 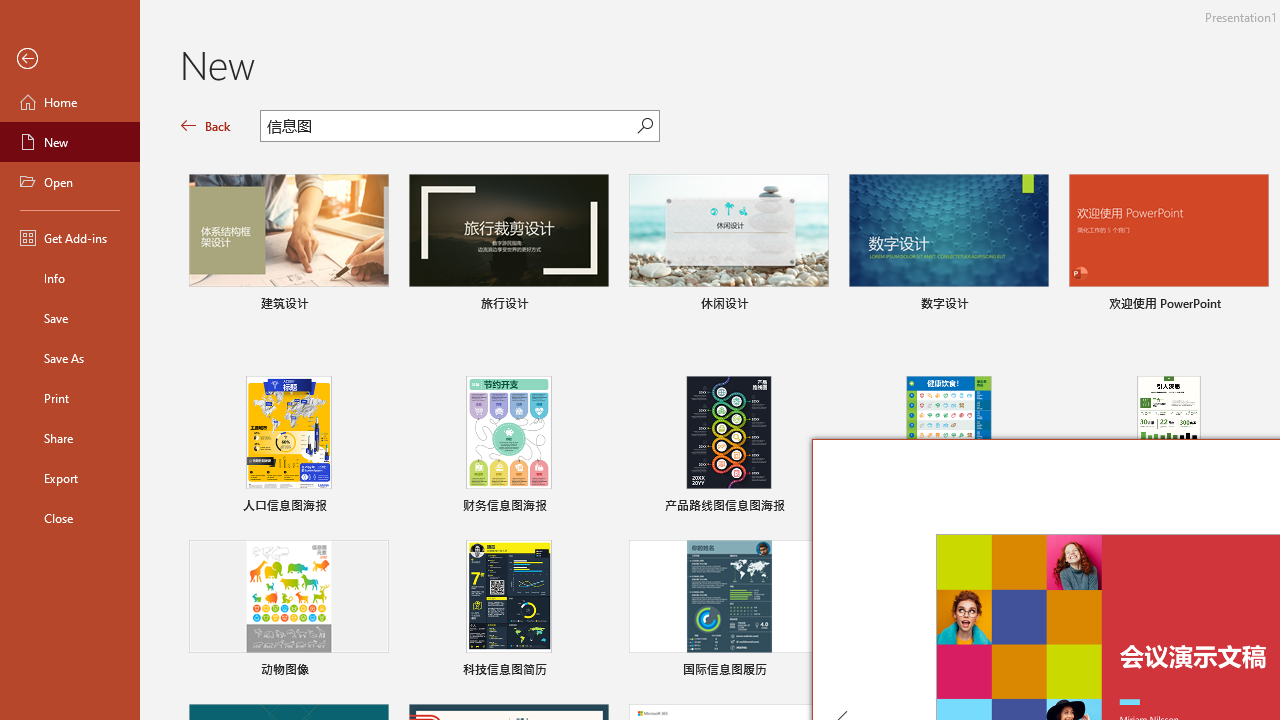 What do you see at coordinates (69, 398) in the screenshot?
I see `'Print'` at bounding box center [69, 398].